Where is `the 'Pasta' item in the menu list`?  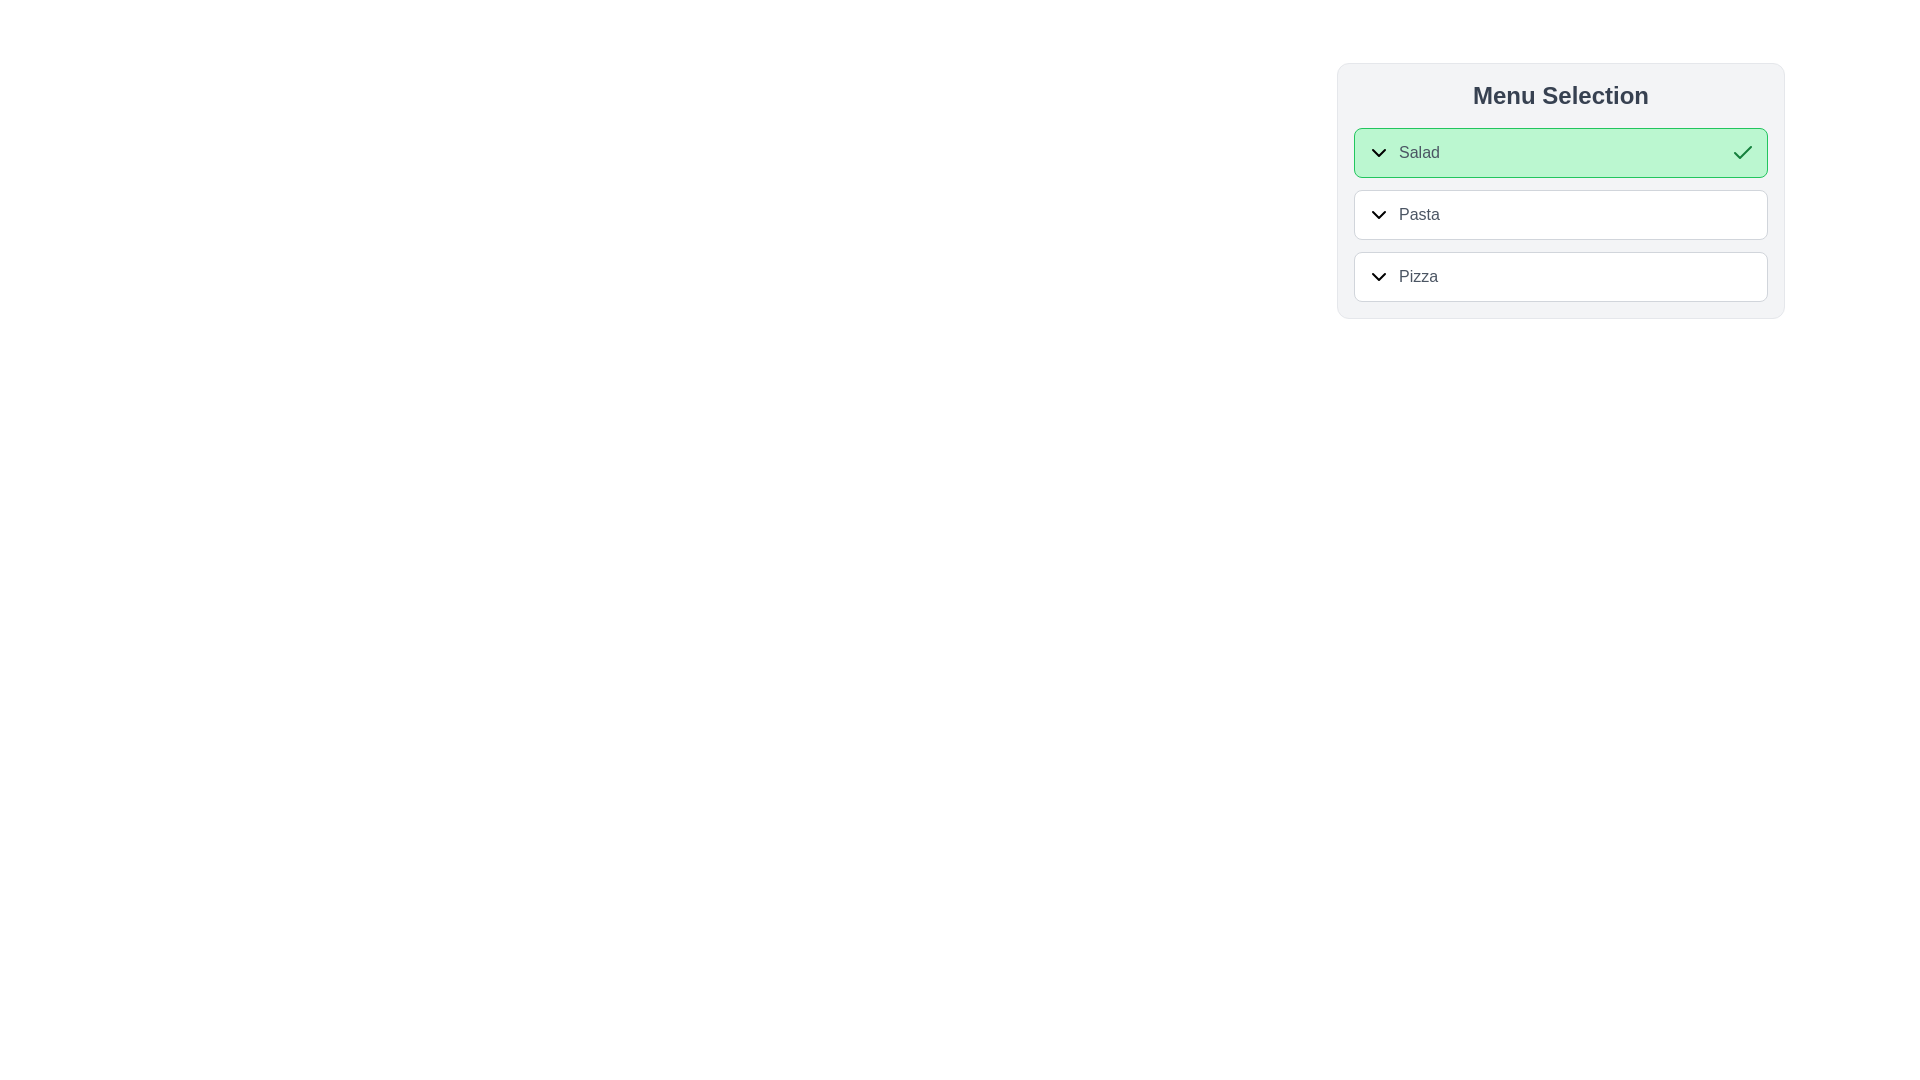 the 'Pasta' item in the menu list is located at coordinates (1559, 215).